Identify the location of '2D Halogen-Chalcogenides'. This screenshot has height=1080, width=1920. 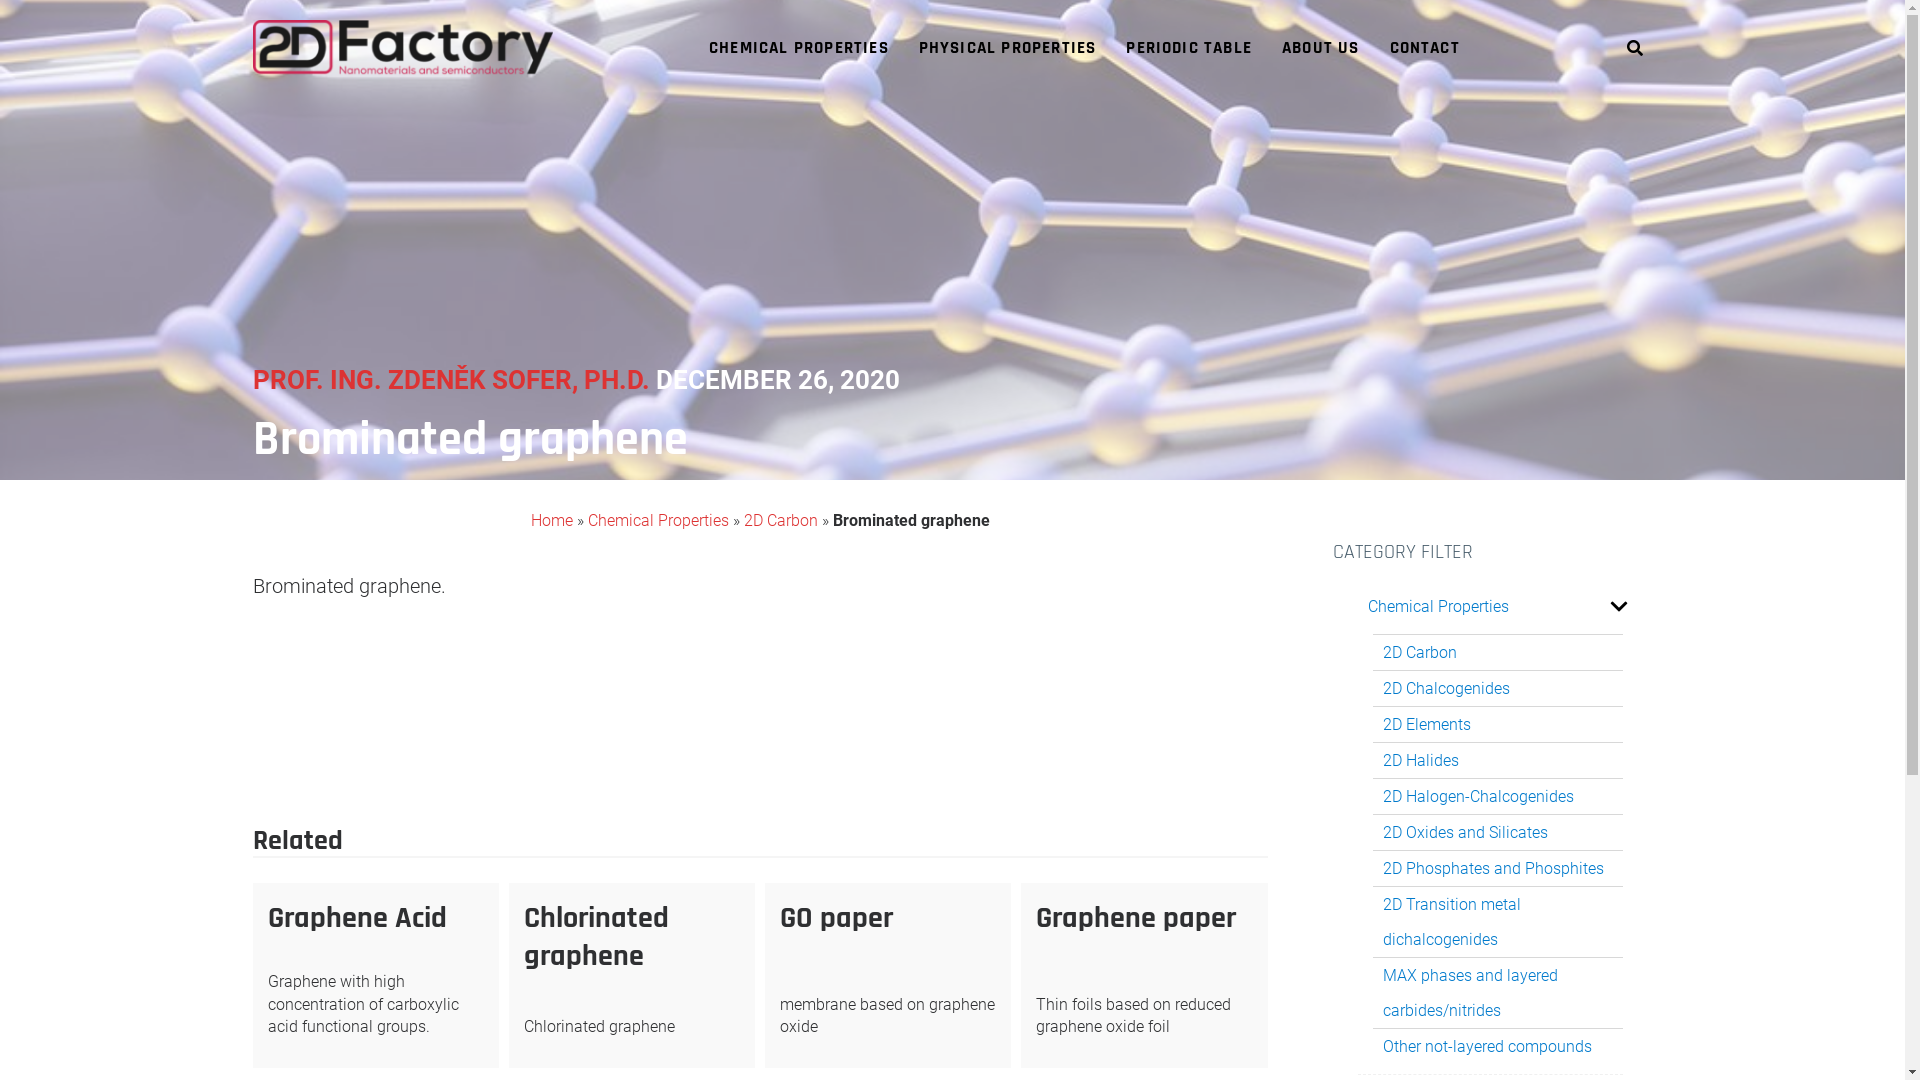
(1477, 795).